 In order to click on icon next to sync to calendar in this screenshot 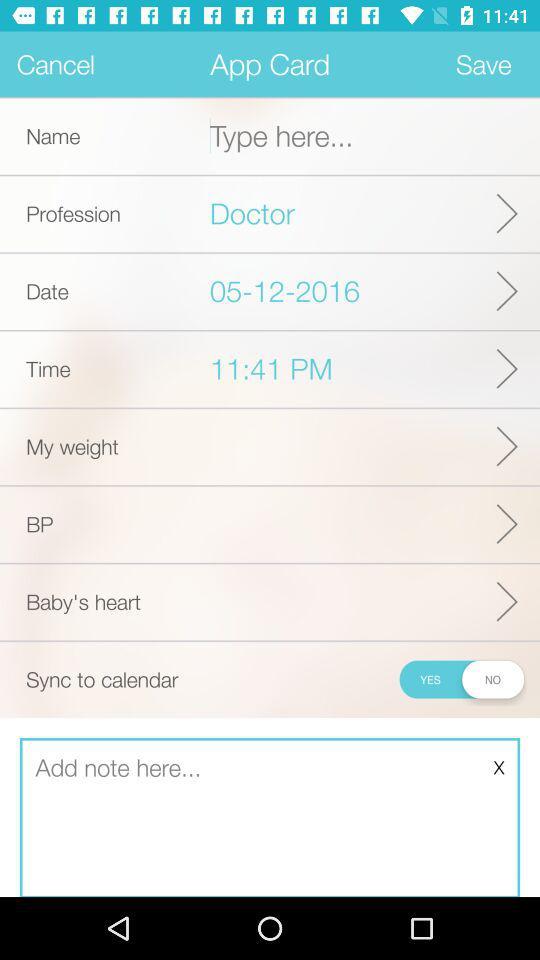, I will do `click(461, 679)`.